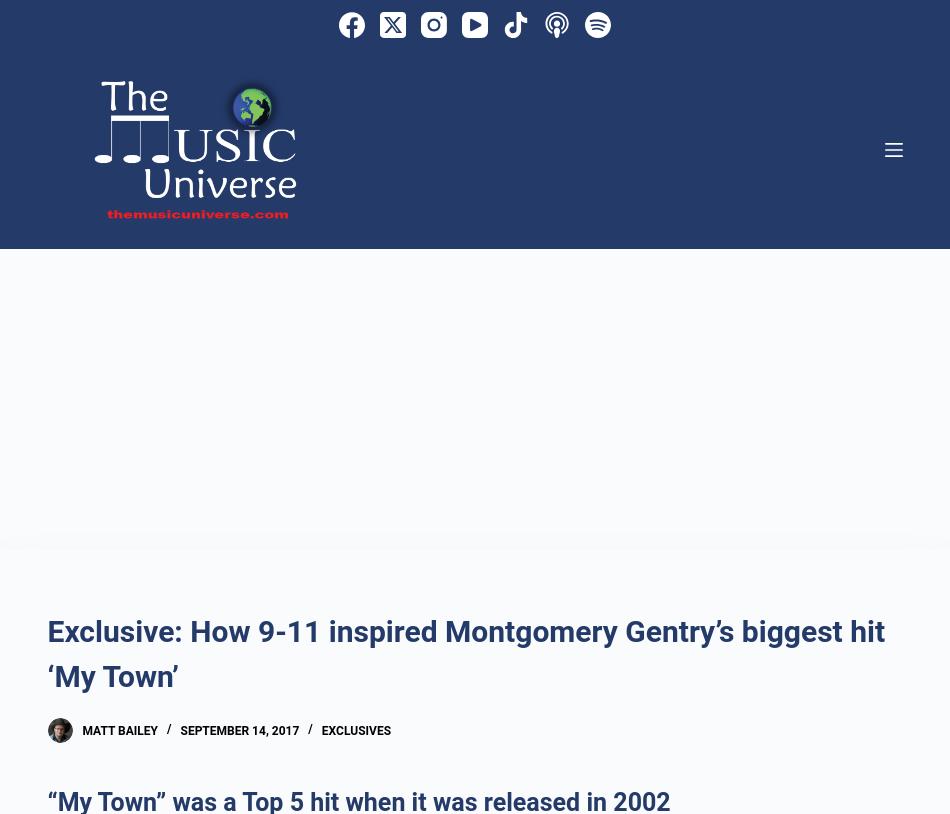 The image size is (950, 814). What do you see at coordinates (287, 252) in the screenshot?
I see `'later this morning (Thurs, Sept 14th).'` at bounding box center [287, 252].